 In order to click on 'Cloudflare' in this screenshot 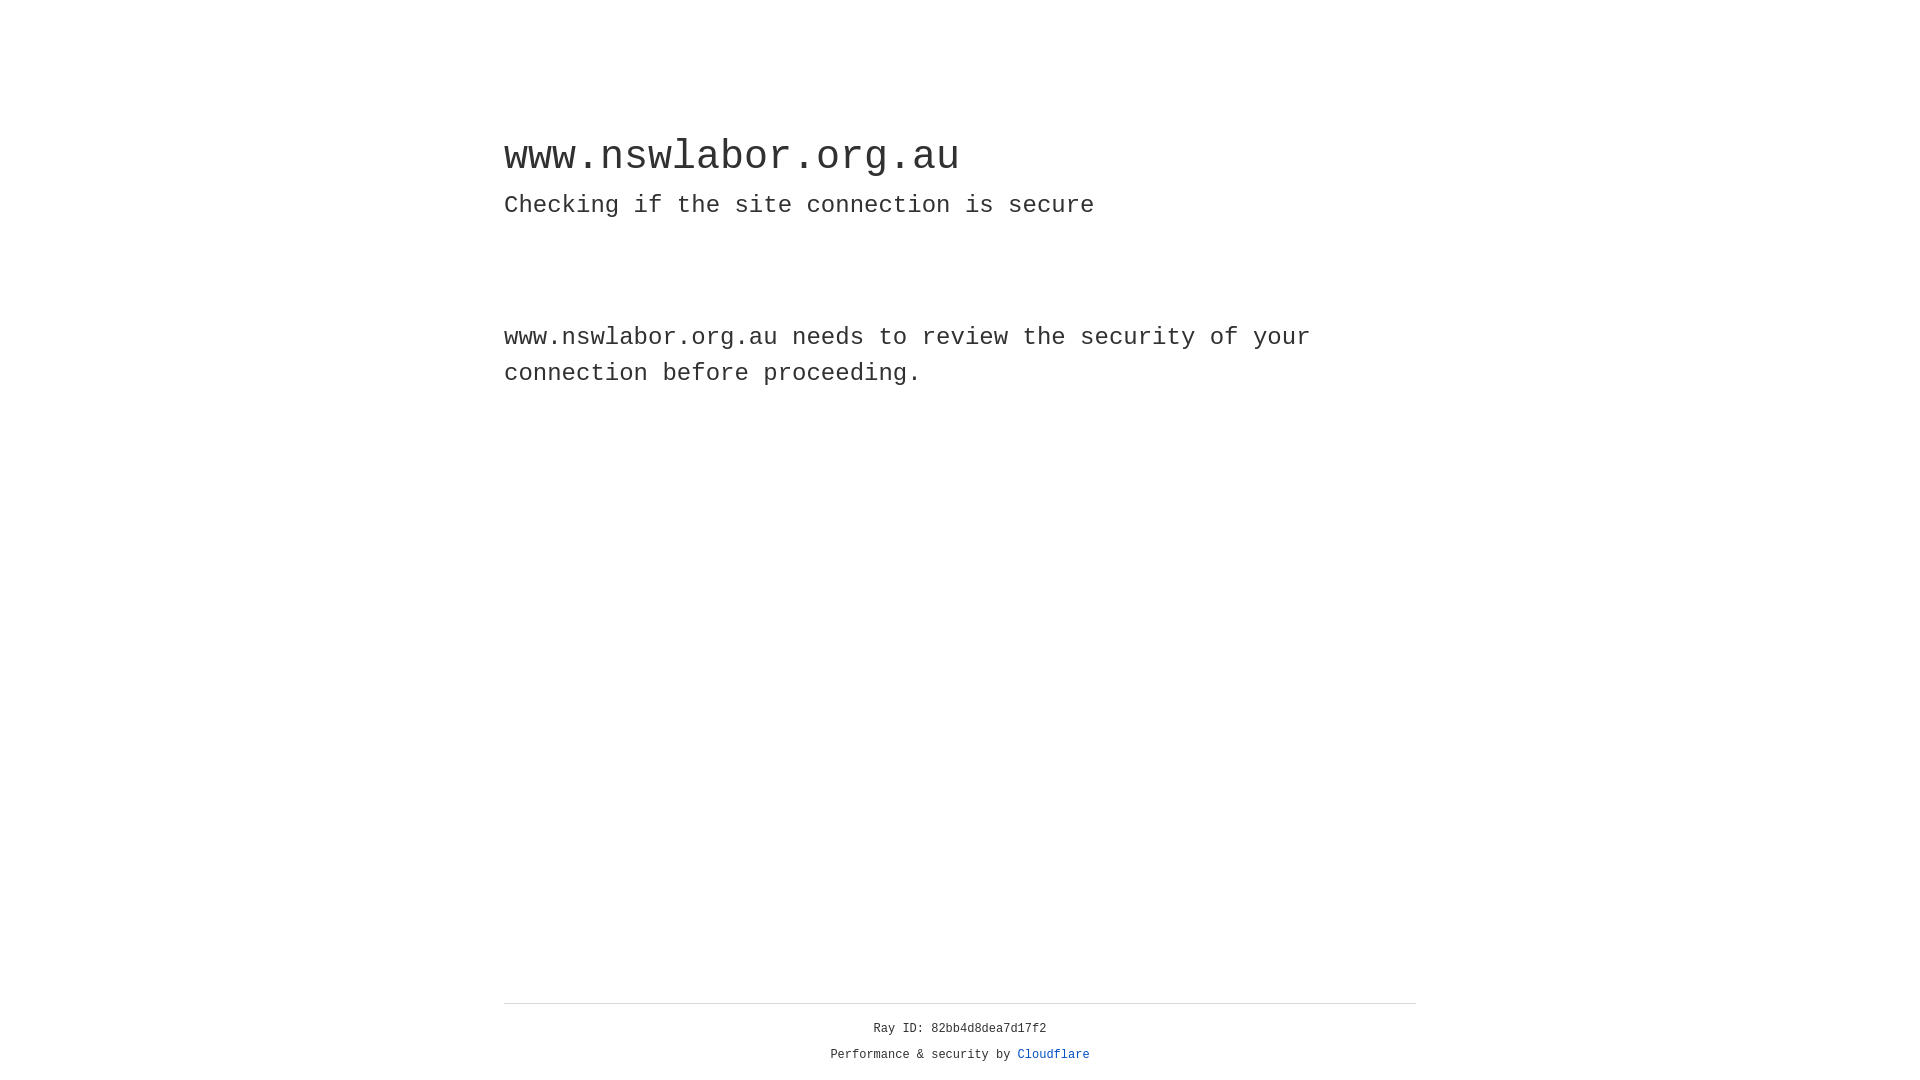, I will do `click(1053, 1054)`.